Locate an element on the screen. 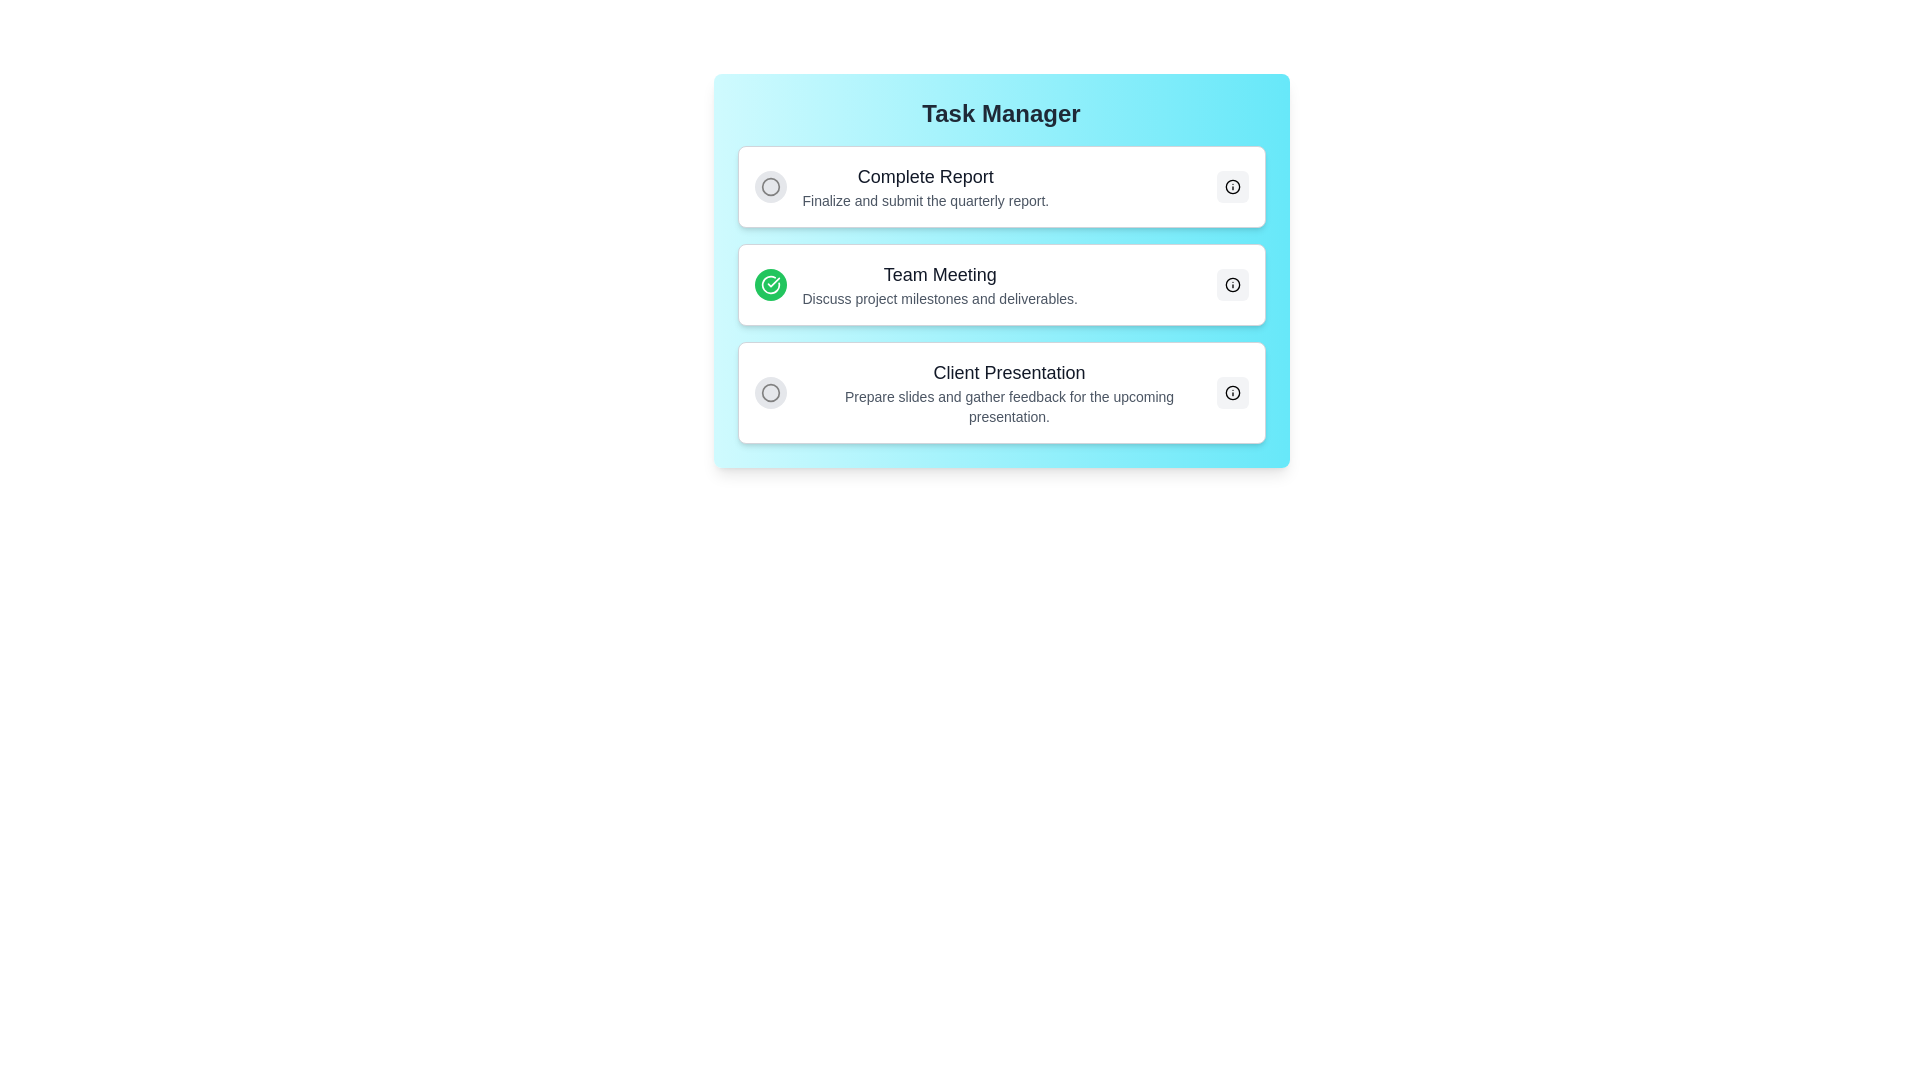  informational Text block detailing the 'Team Meeting' task, located in the center of the interface, between the 'Complete Report' and 'Client Presentation' sections is located at coordinates (939, 285).